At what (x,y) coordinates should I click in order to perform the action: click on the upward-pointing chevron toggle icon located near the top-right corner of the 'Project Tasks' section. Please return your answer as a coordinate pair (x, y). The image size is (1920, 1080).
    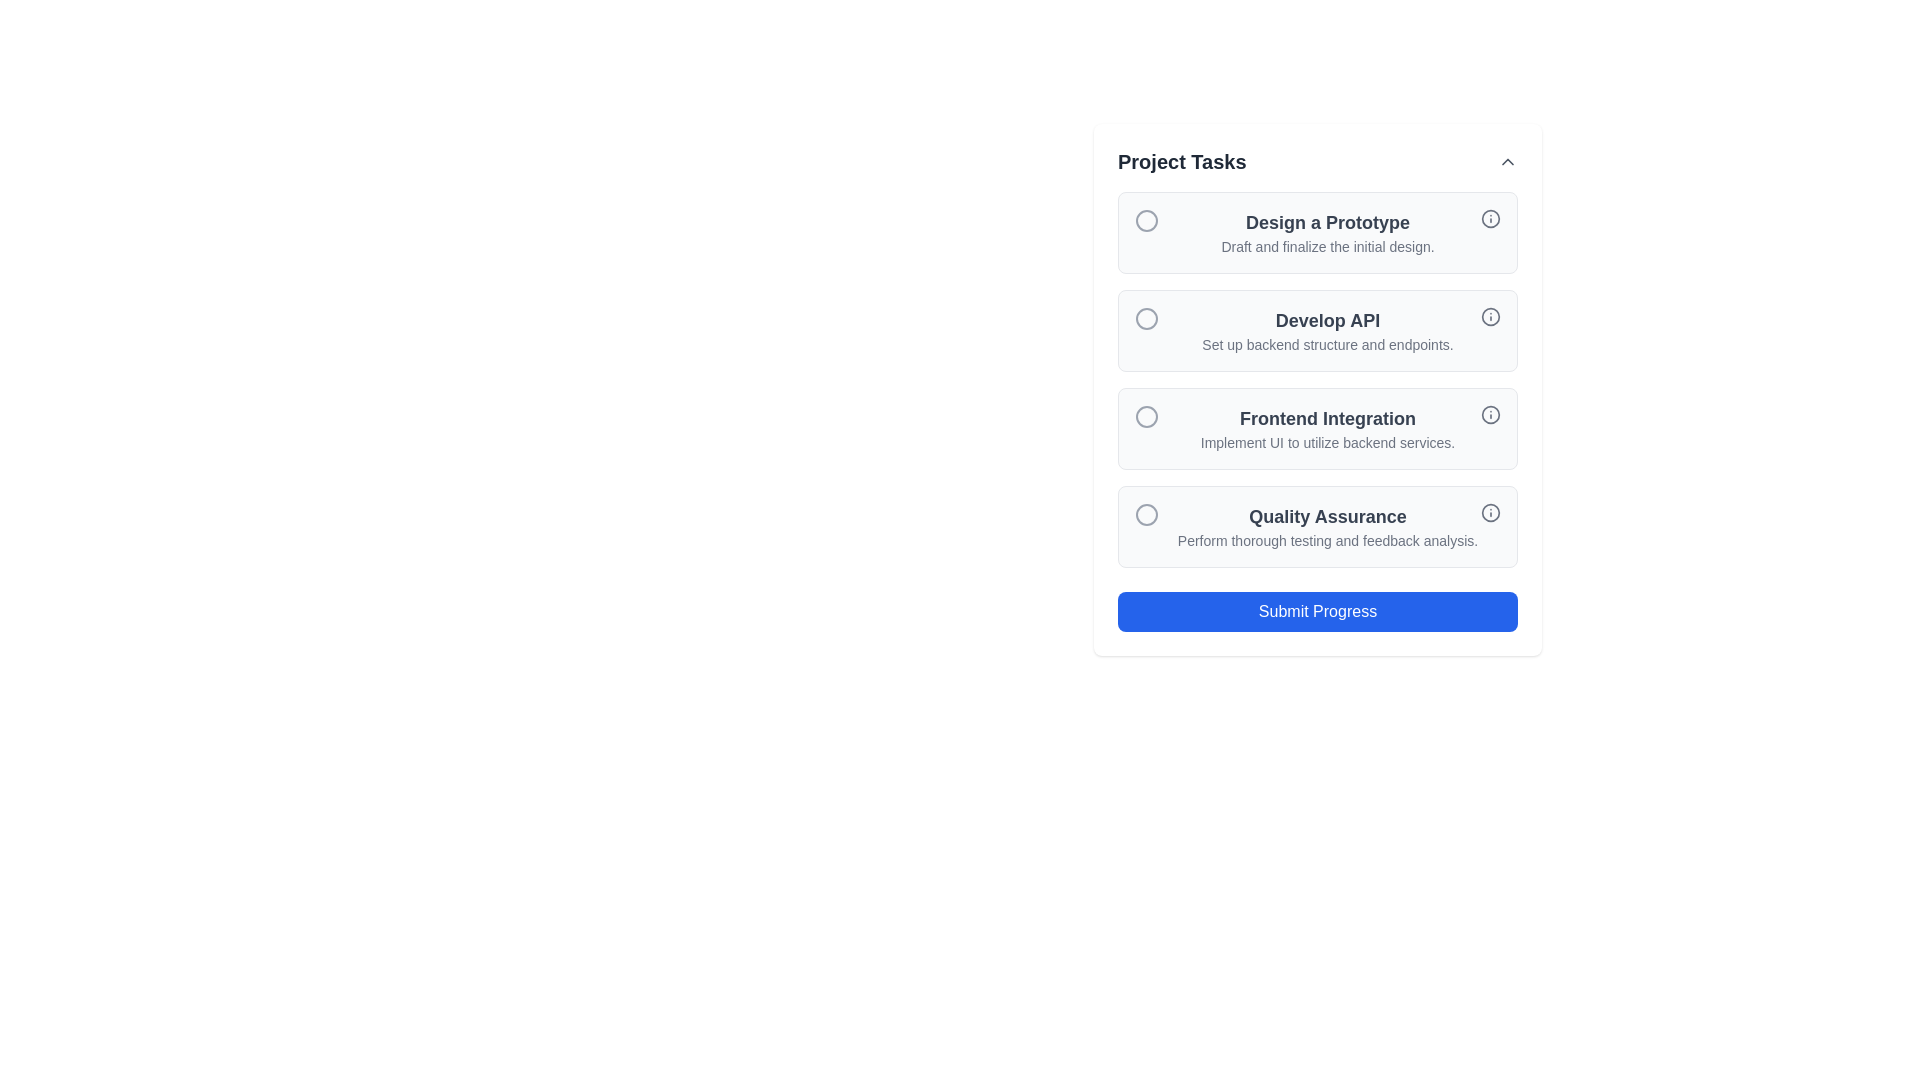
    Looking at the image, I should click on (1507, 161).